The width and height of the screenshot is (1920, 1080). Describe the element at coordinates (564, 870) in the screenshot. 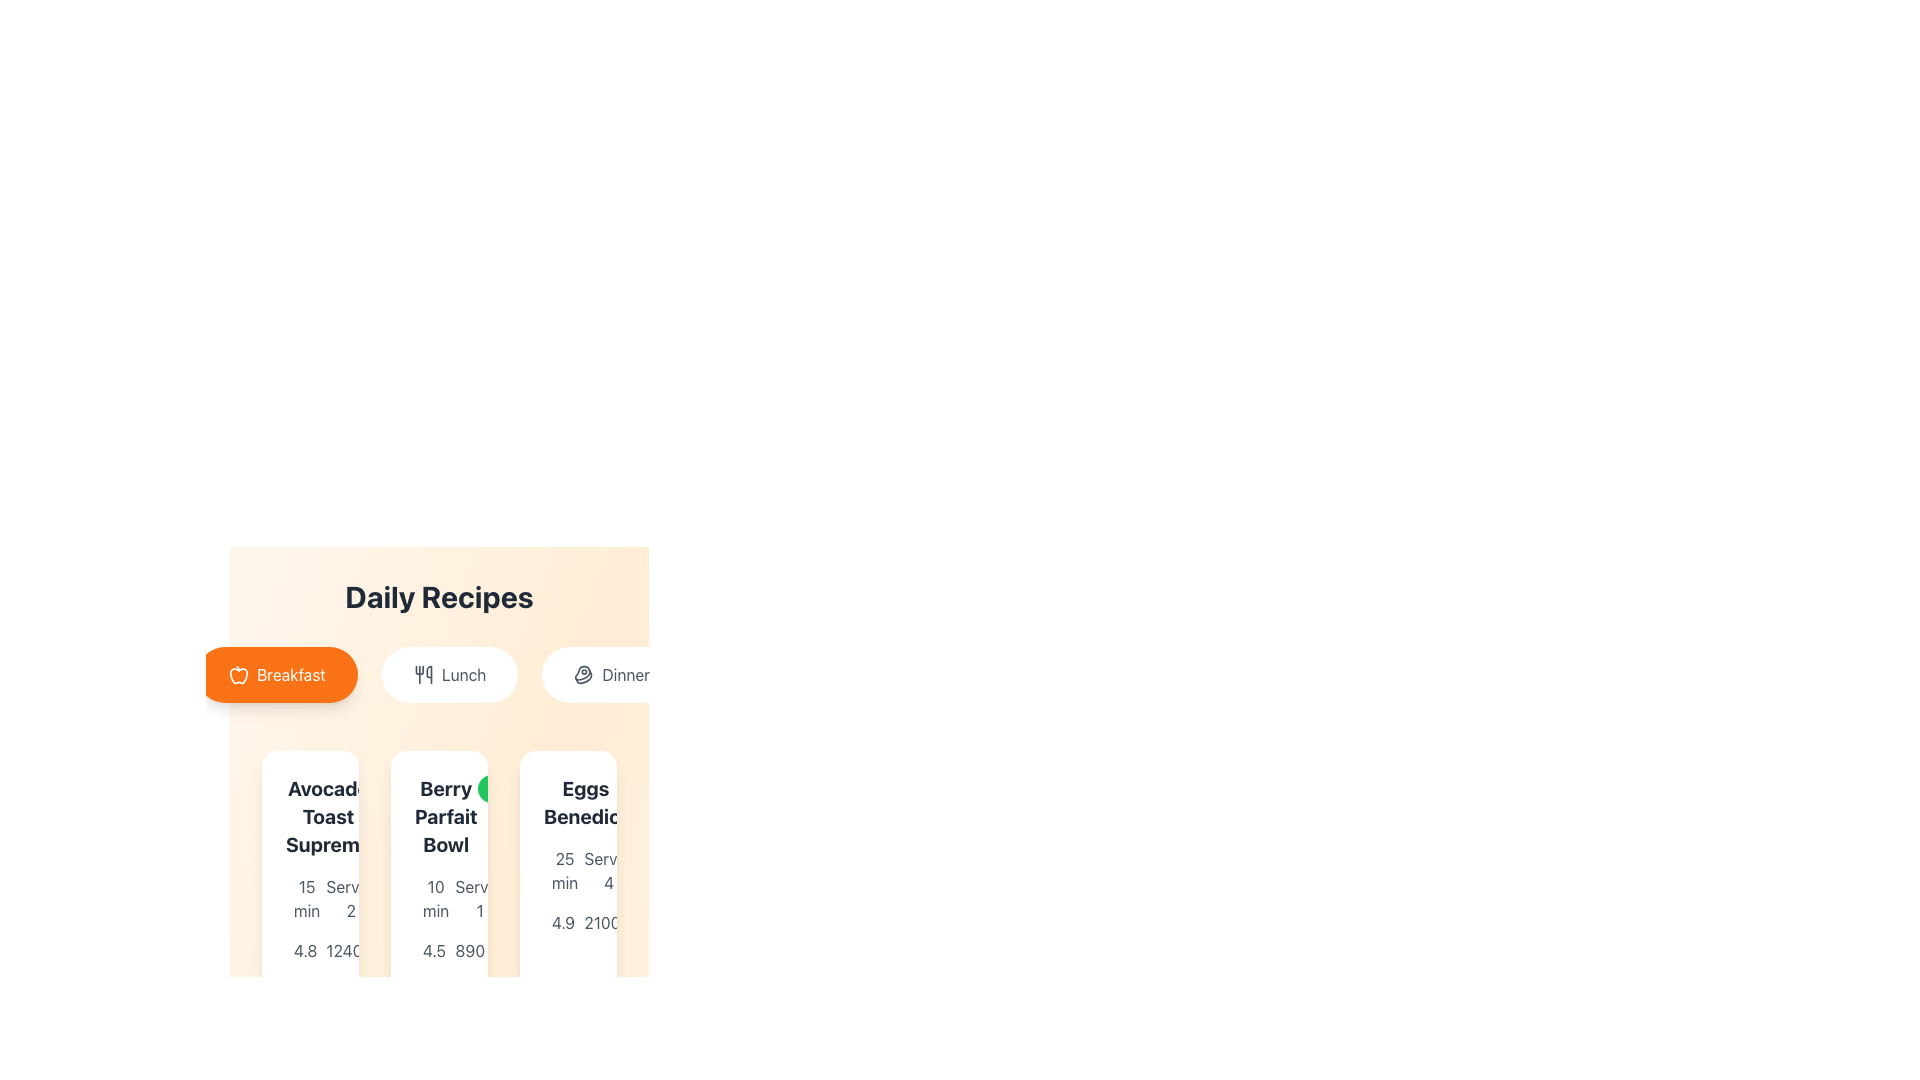

I see `the informative text label displaying the preparation time for the recipe 'Eggs Benedict', located in the third card of the horizontal list` at that location.